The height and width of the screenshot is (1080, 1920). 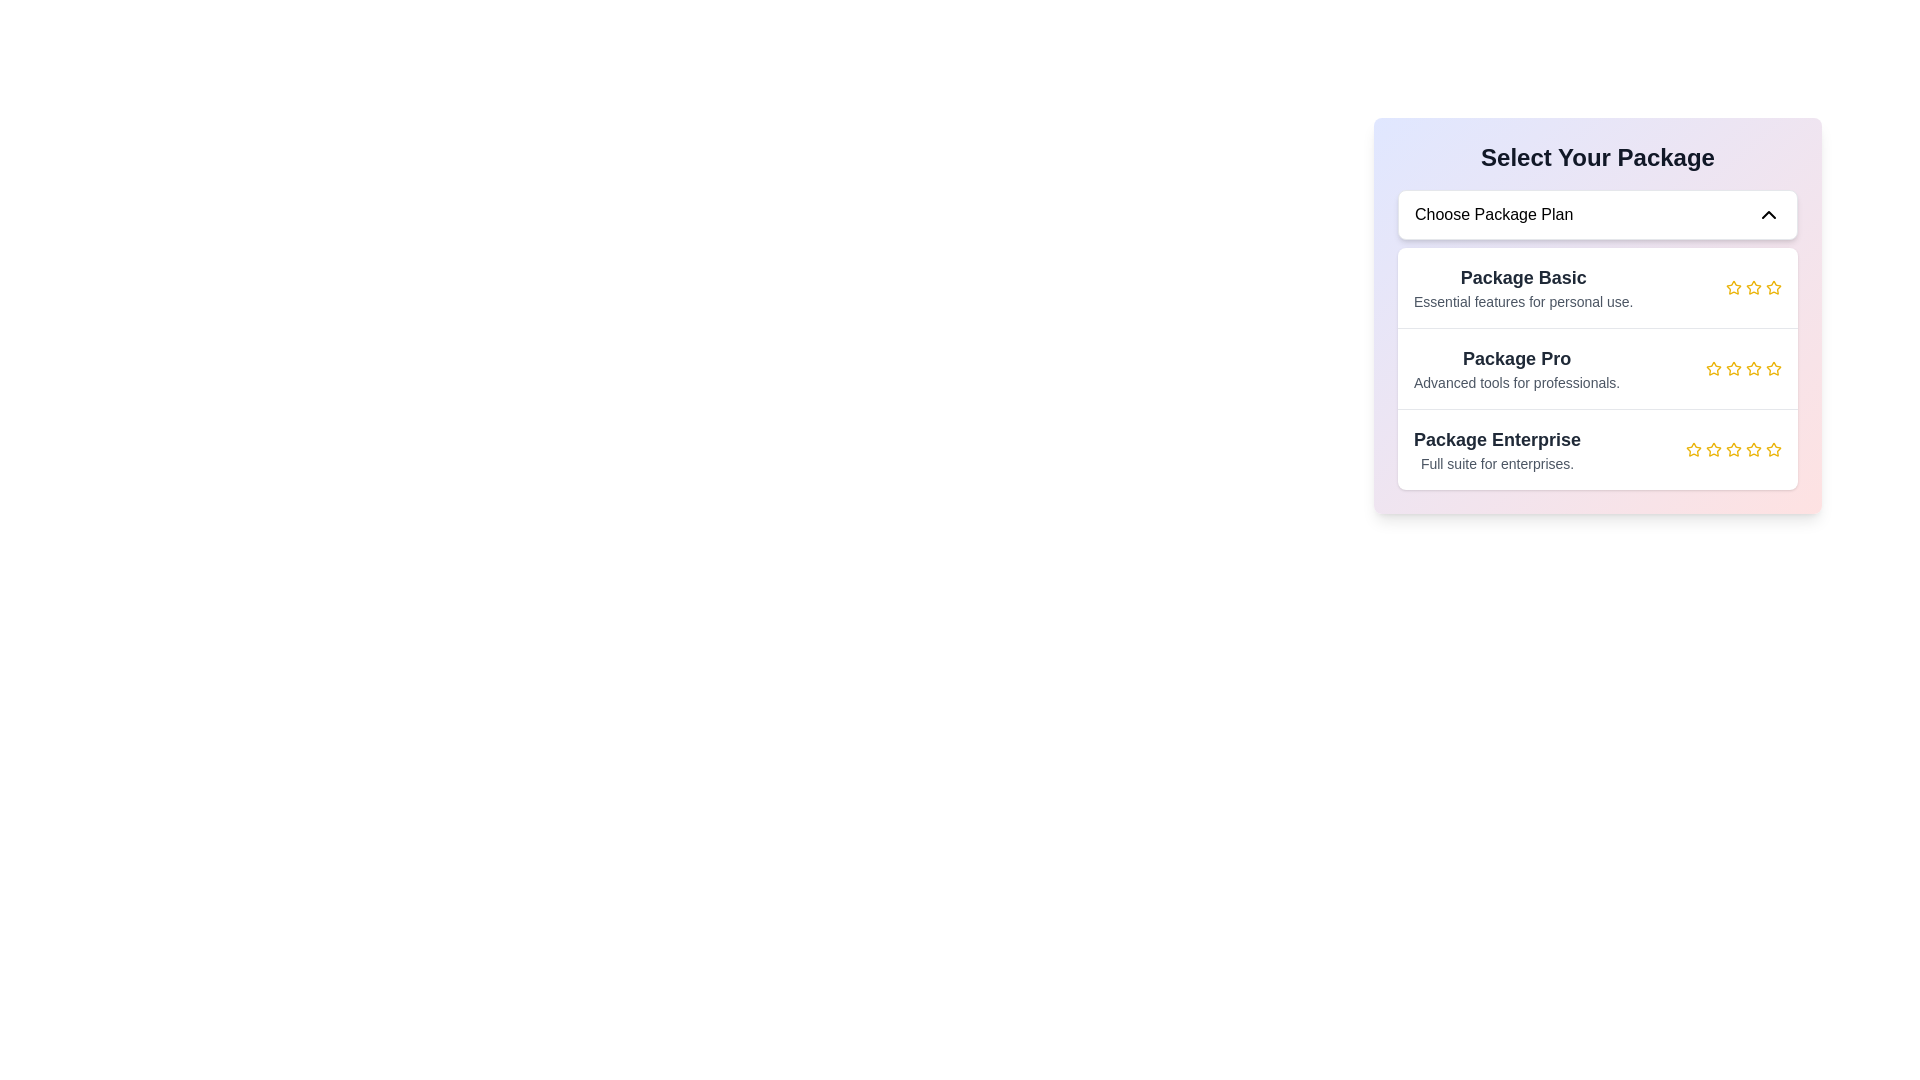 I want to click on the second yellow star icon from the left within the group of three stars in the 'Select Your Package' section for possible customizations, so click(x=1752, y=288).